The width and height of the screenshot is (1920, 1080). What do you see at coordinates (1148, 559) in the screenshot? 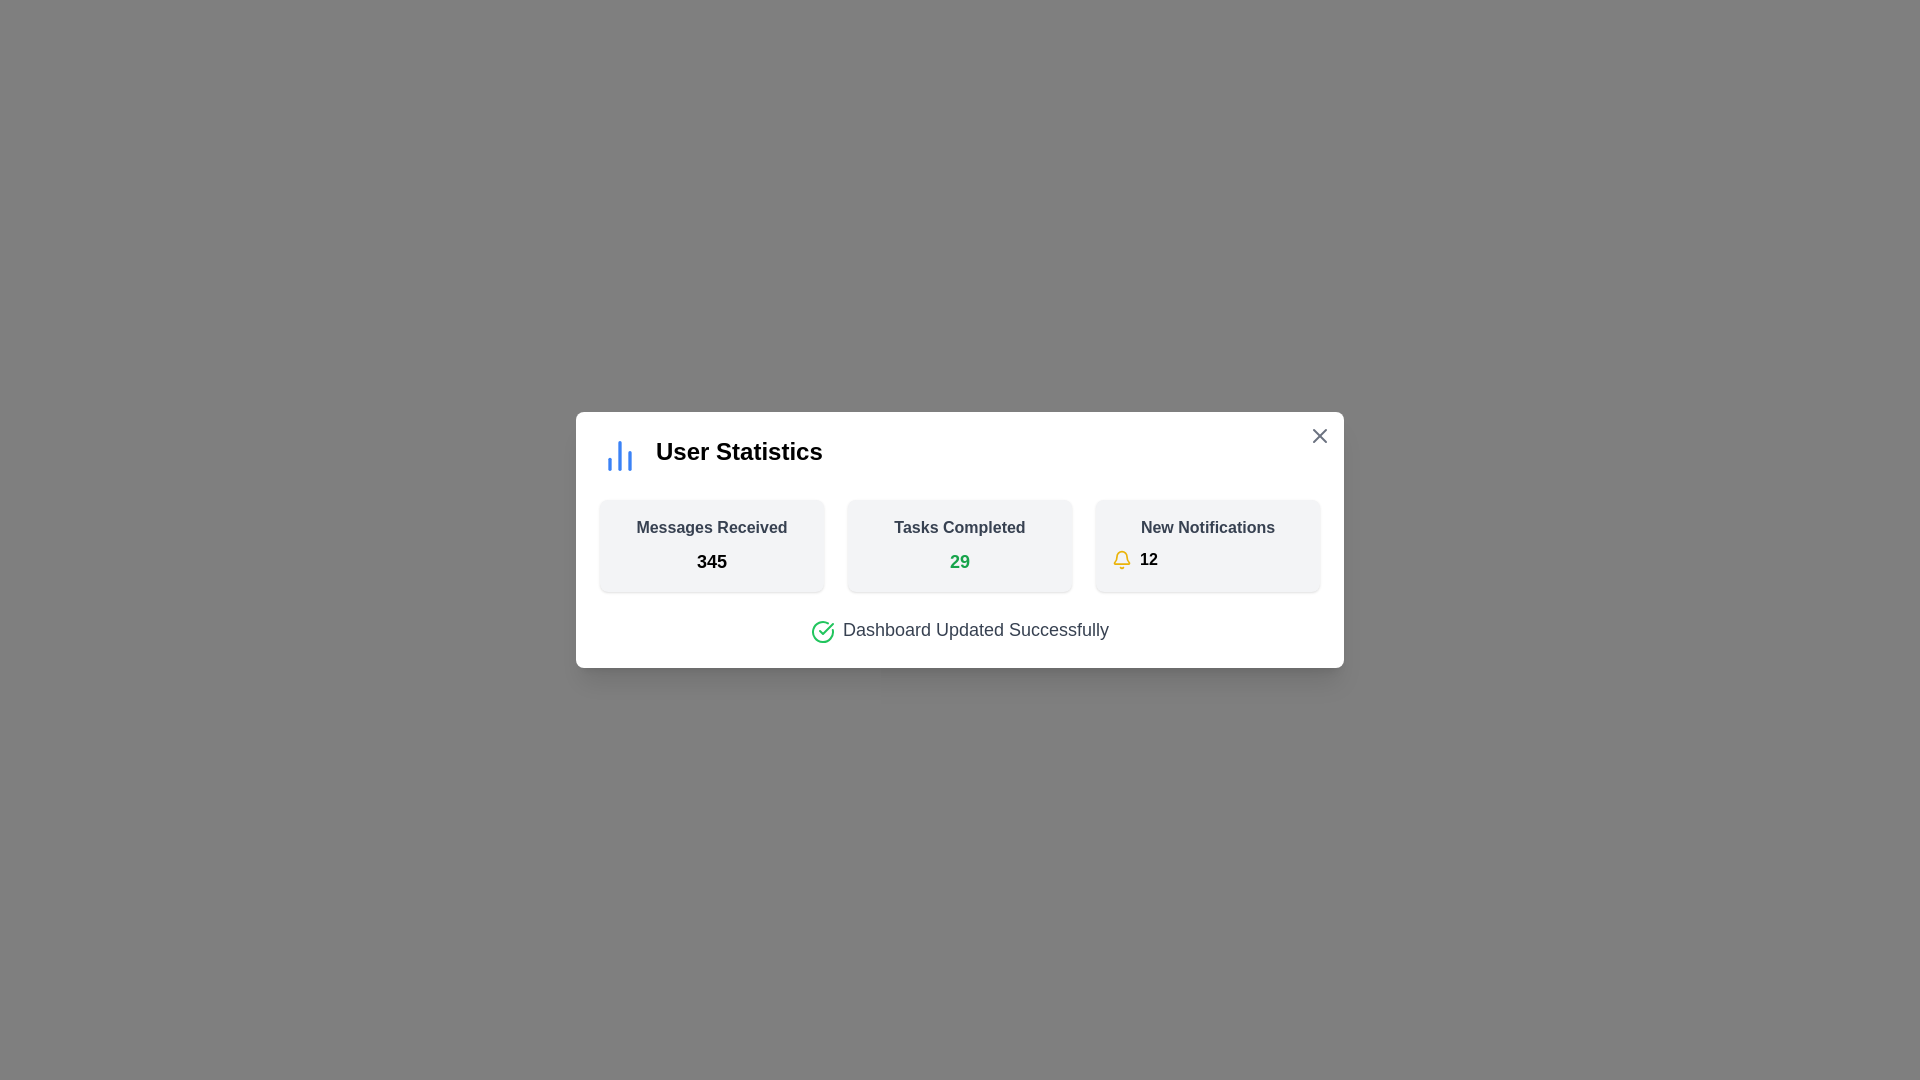
I see `the Text Label that displays the number of new notifications, located in the 'New Notifications' section, to the right of the yellow notification bell icon` at bounding box center [1148, 559].